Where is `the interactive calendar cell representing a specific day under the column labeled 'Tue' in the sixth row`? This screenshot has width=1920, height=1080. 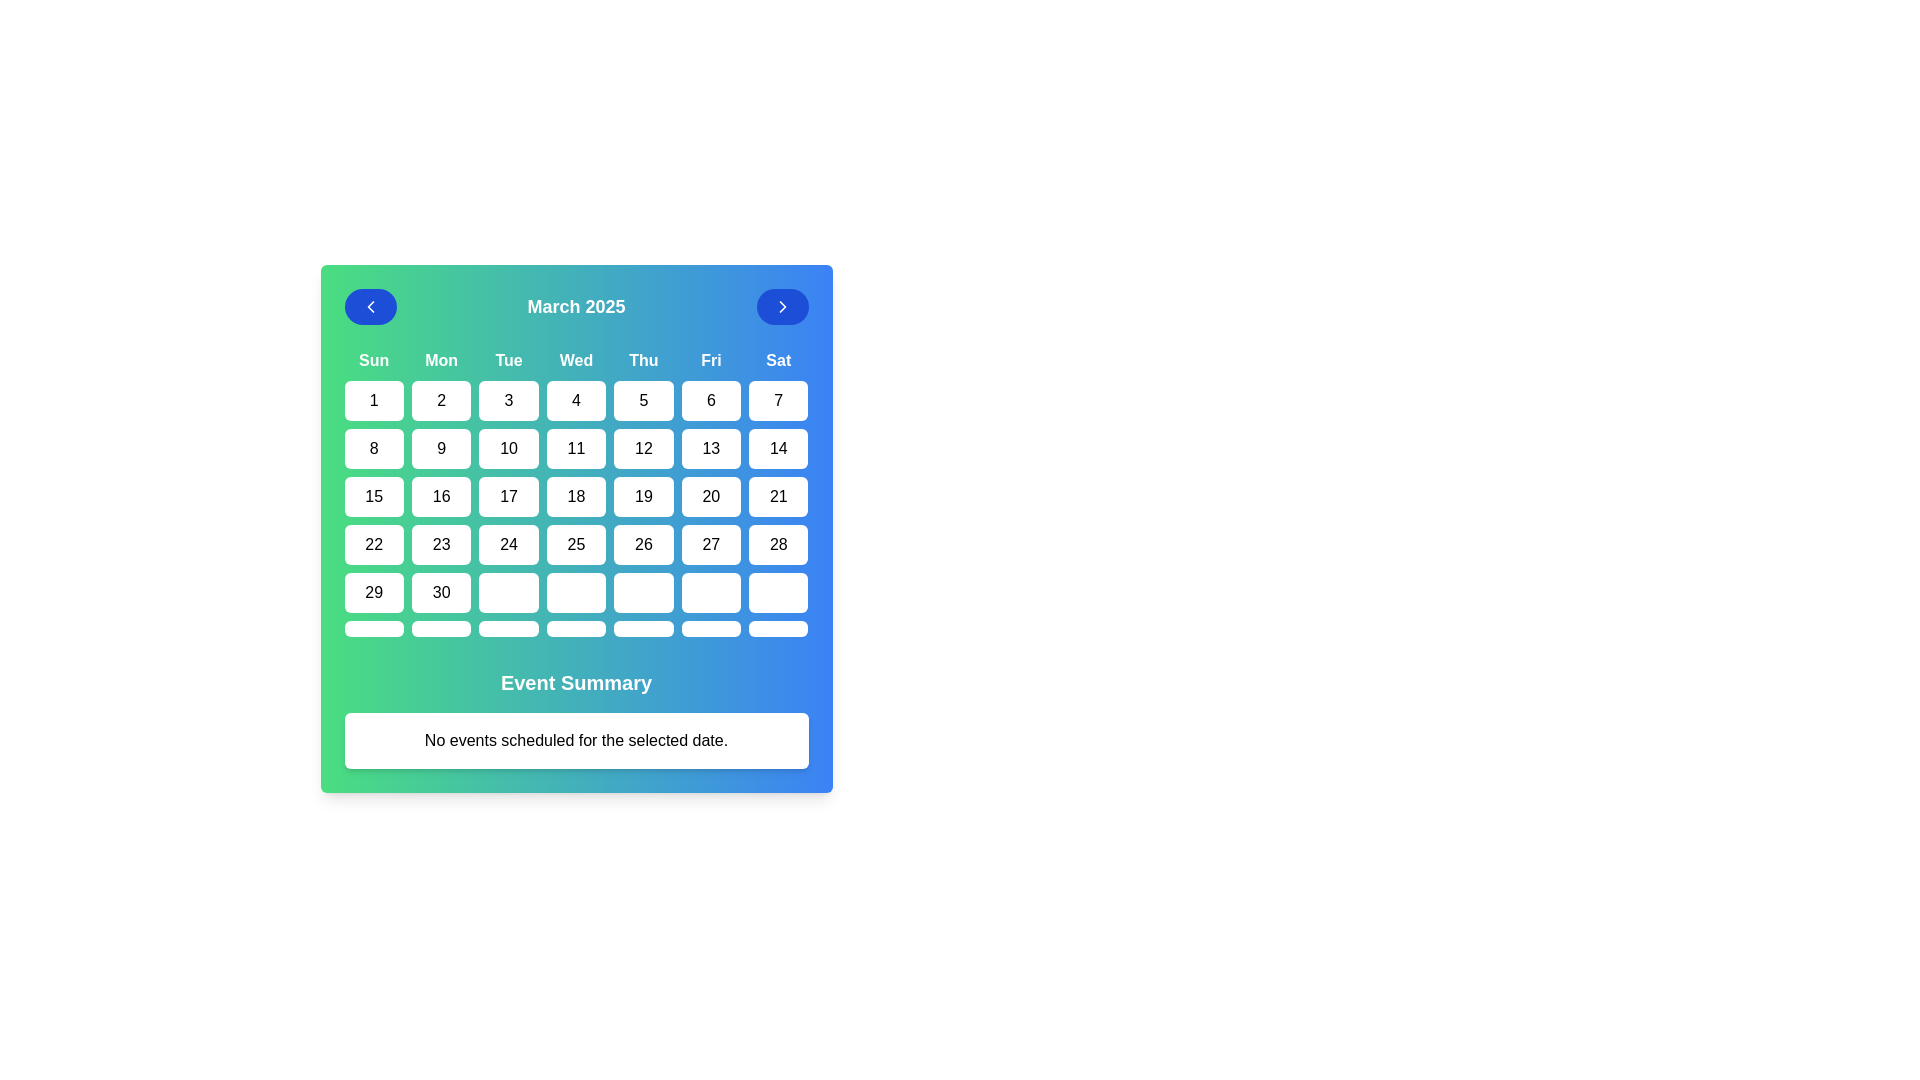
the interactive calendar cell representing a specific day under the column labeled 'Tue' in the sixth row is located at coordinates (508, 592).